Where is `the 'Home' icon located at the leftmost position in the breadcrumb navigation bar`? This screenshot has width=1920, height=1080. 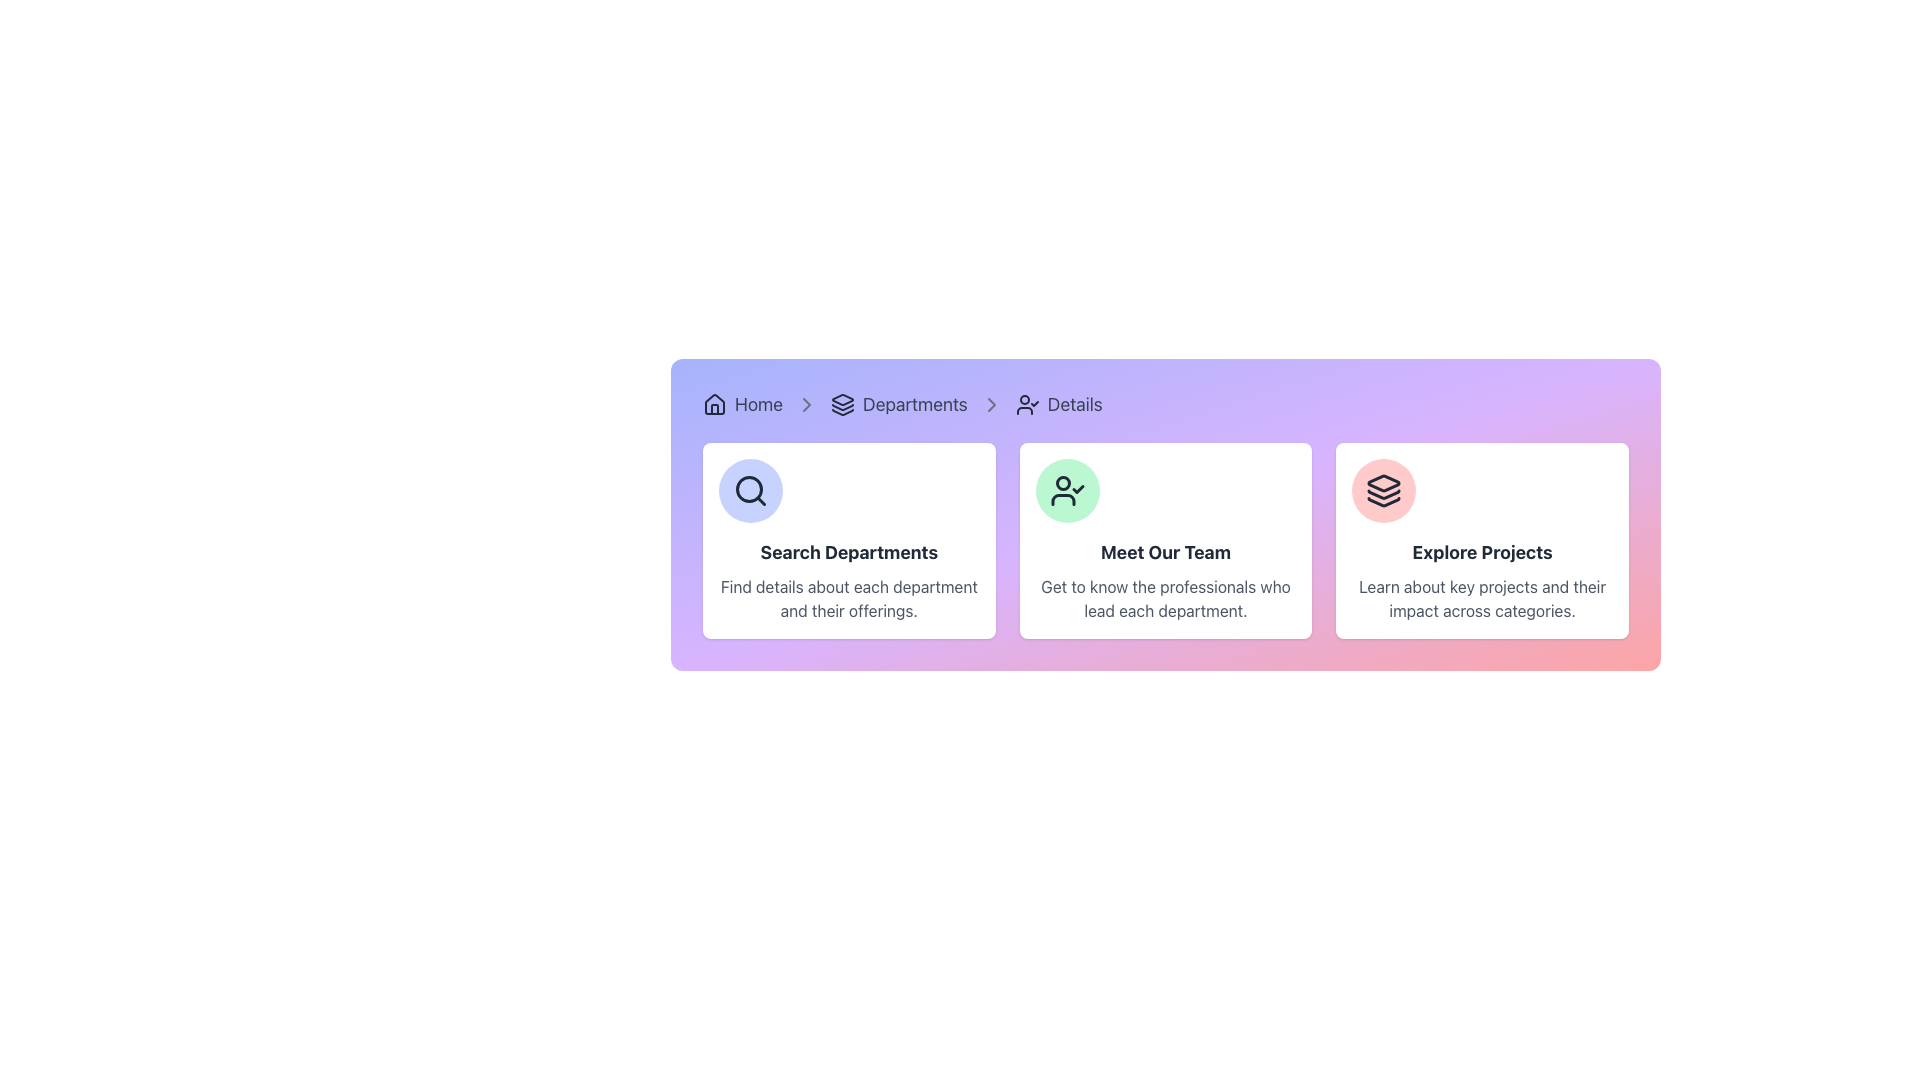
the 'Home' icon located at the leftmost position in the breadcrumb navigation bar is located at coordinates (715, 405).